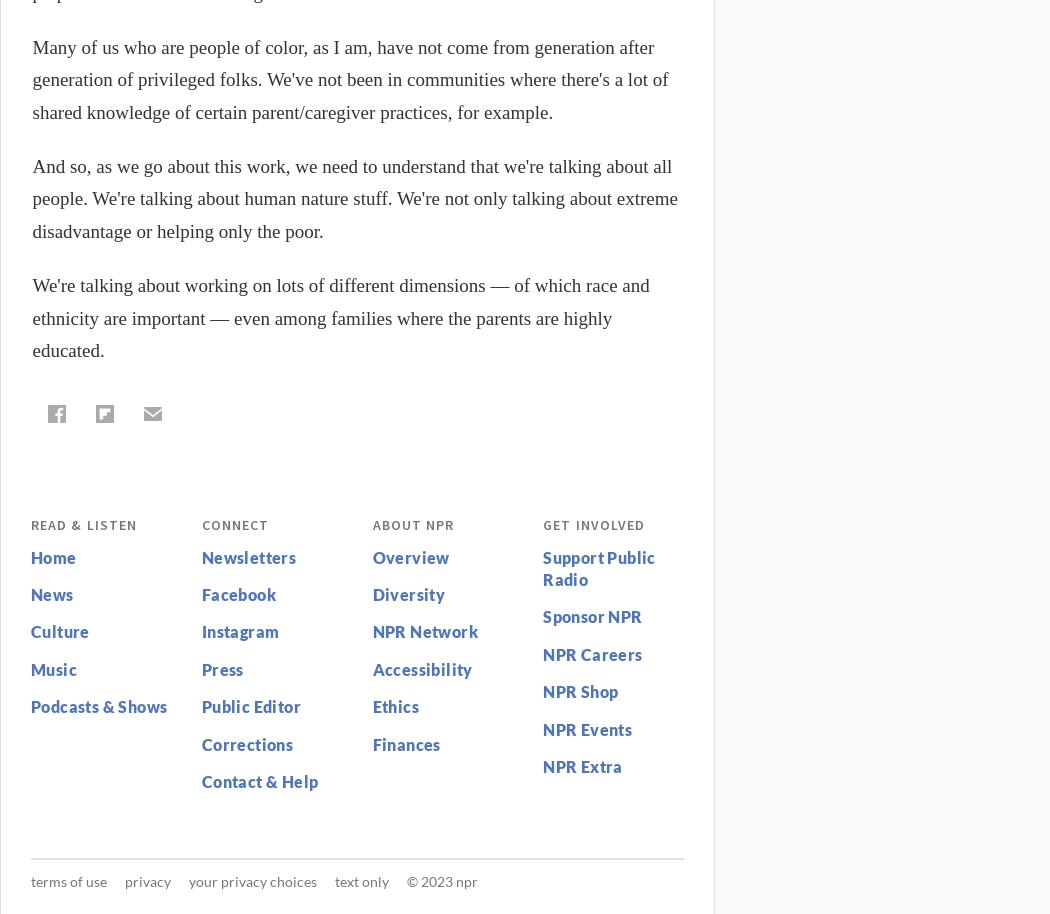  I want to click on 'Instagram', so click(199, 630).